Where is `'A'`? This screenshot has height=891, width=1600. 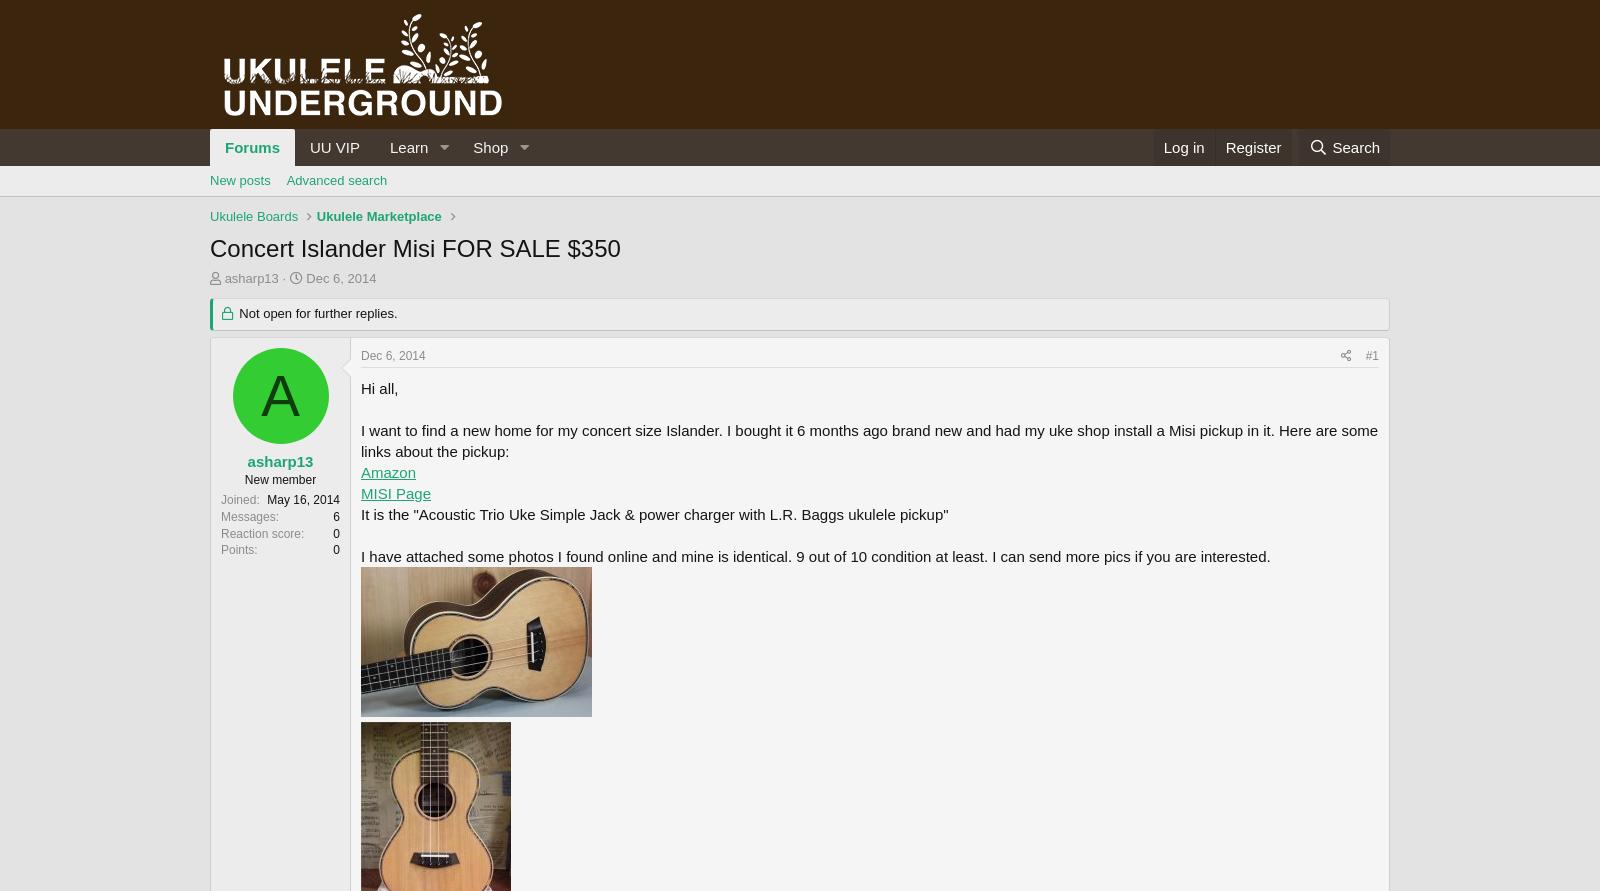 'A' is located at coordinates (260, 394).